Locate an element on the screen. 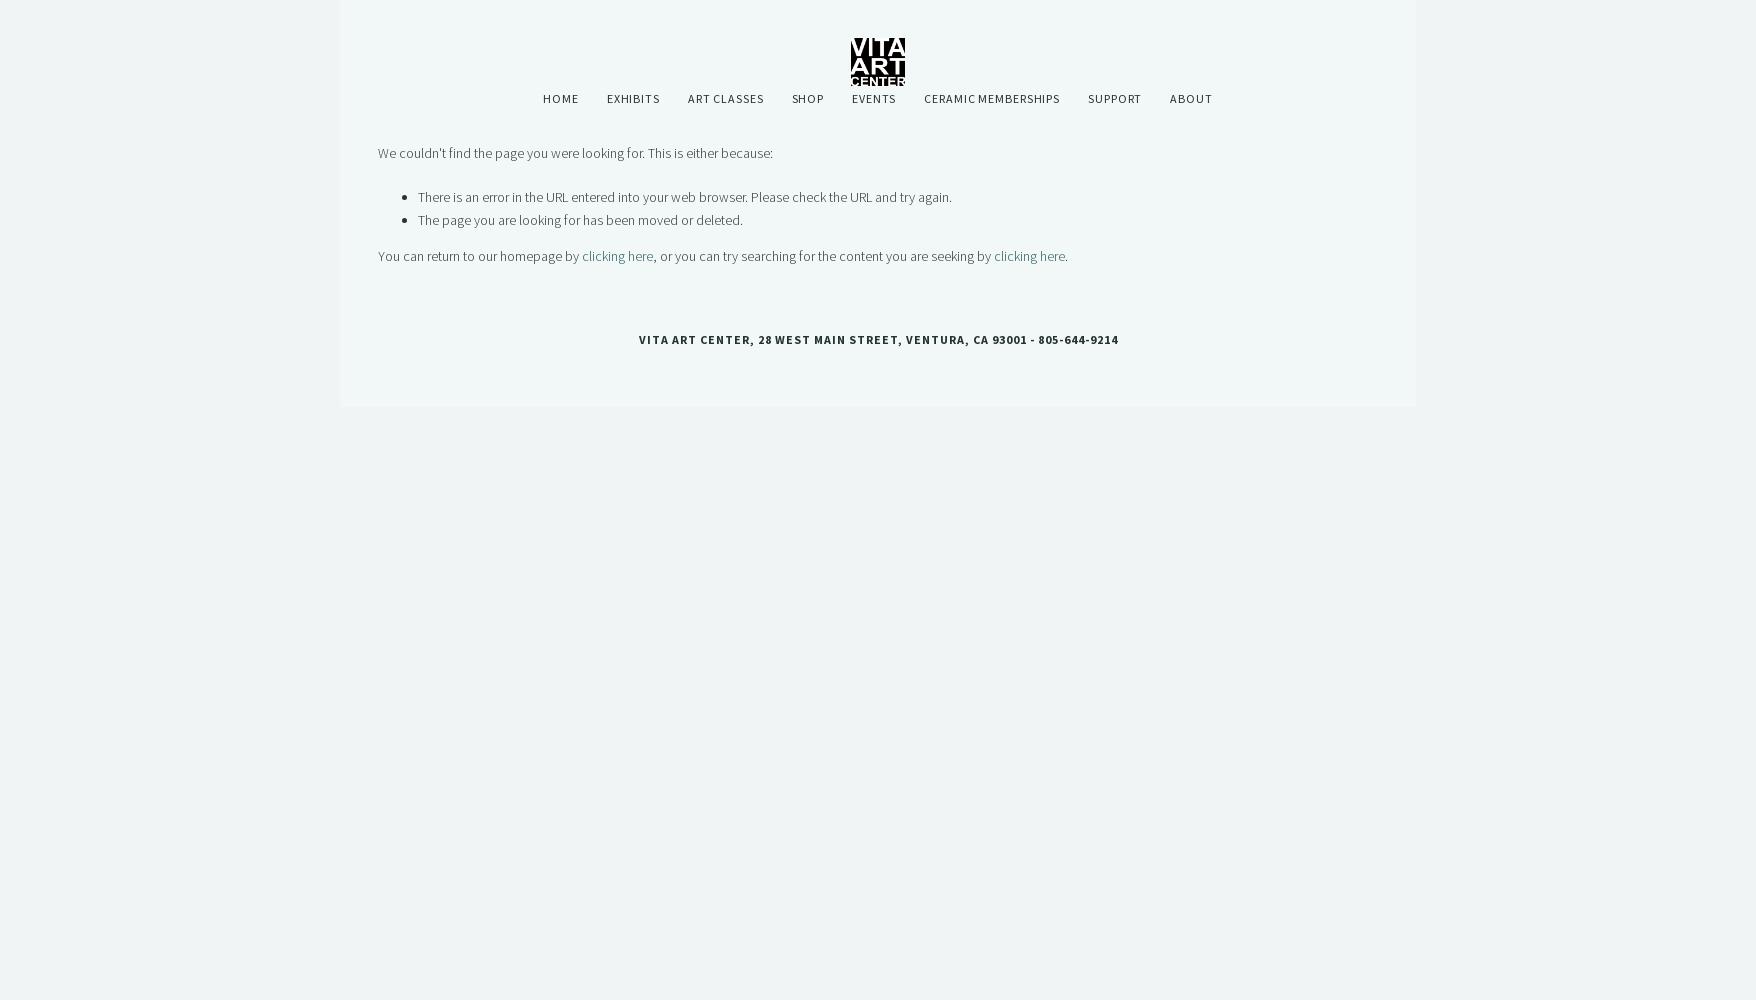 This screenshot has width=1756, height=1000. 'You can return to our homepage by' is located at coordinates (479, 256).